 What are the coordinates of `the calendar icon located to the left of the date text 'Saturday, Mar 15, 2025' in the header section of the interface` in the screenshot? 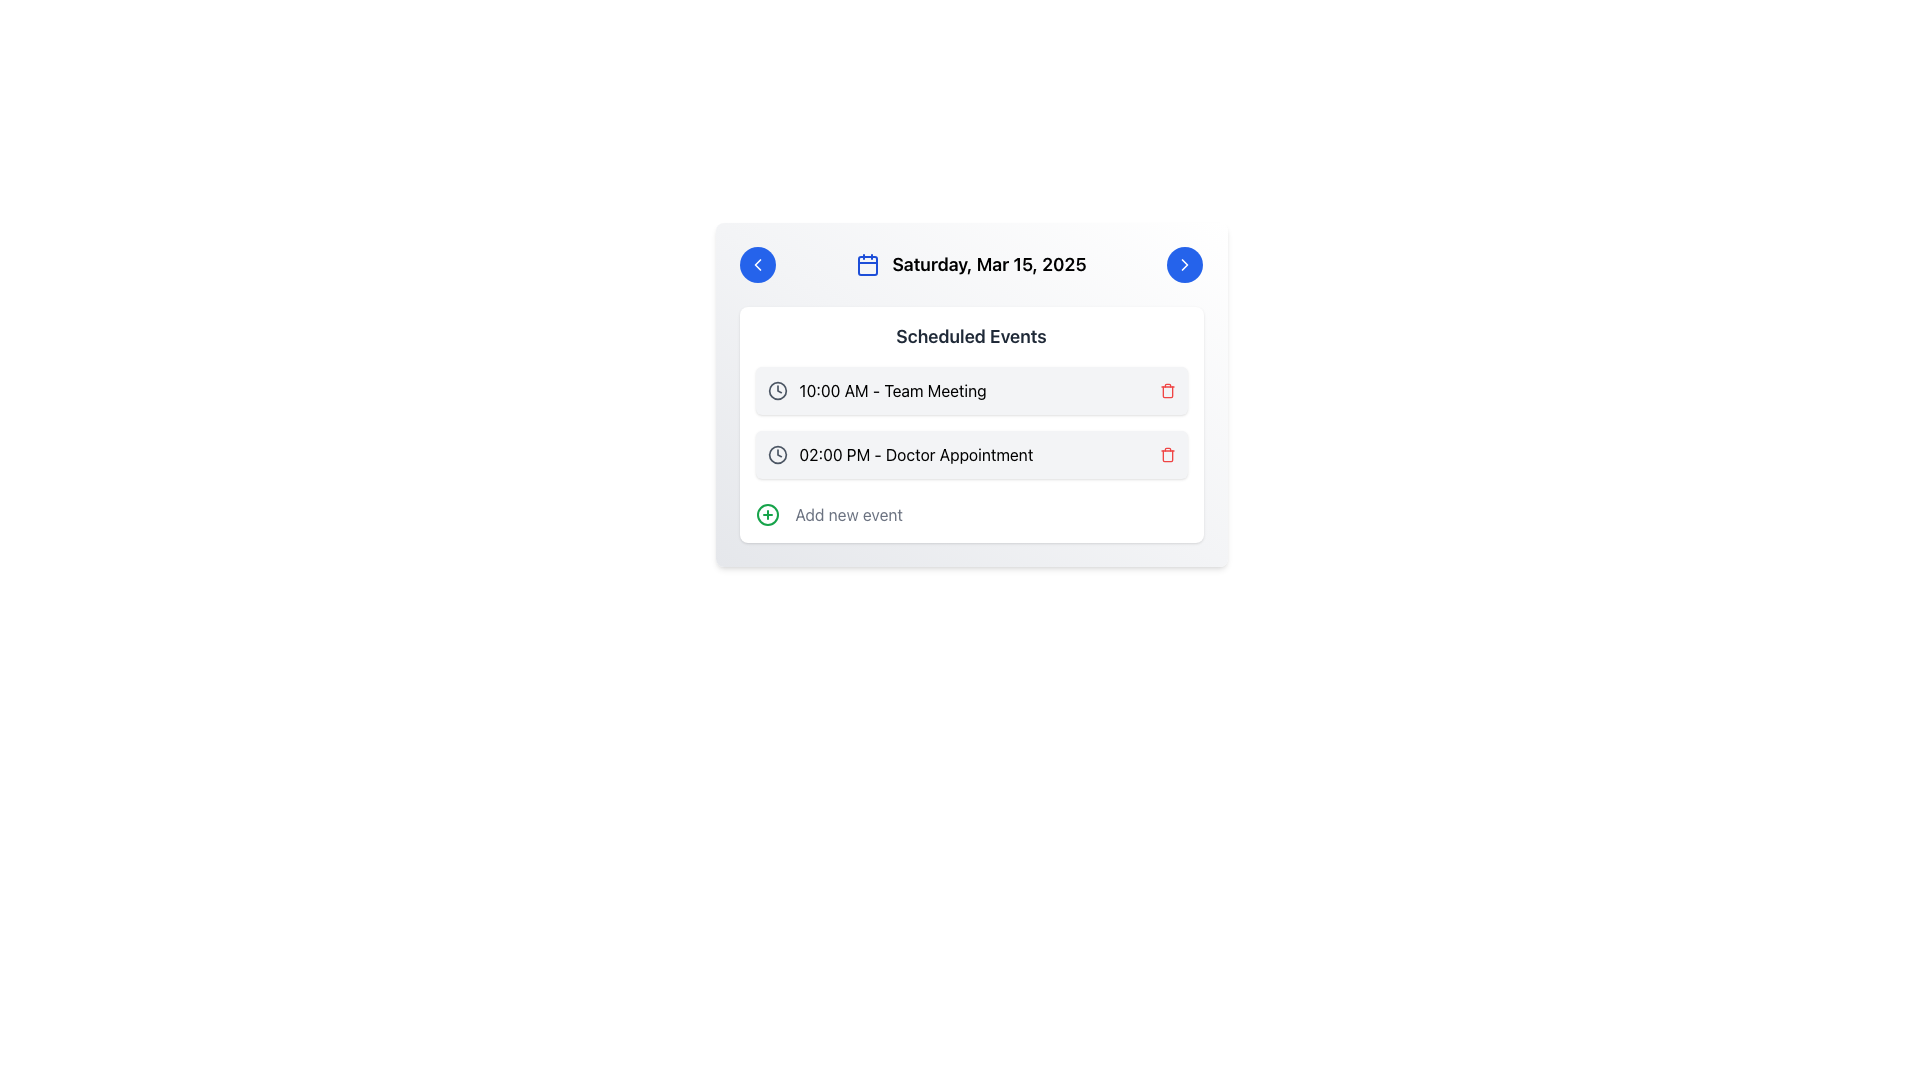 It's located at (868, 264).